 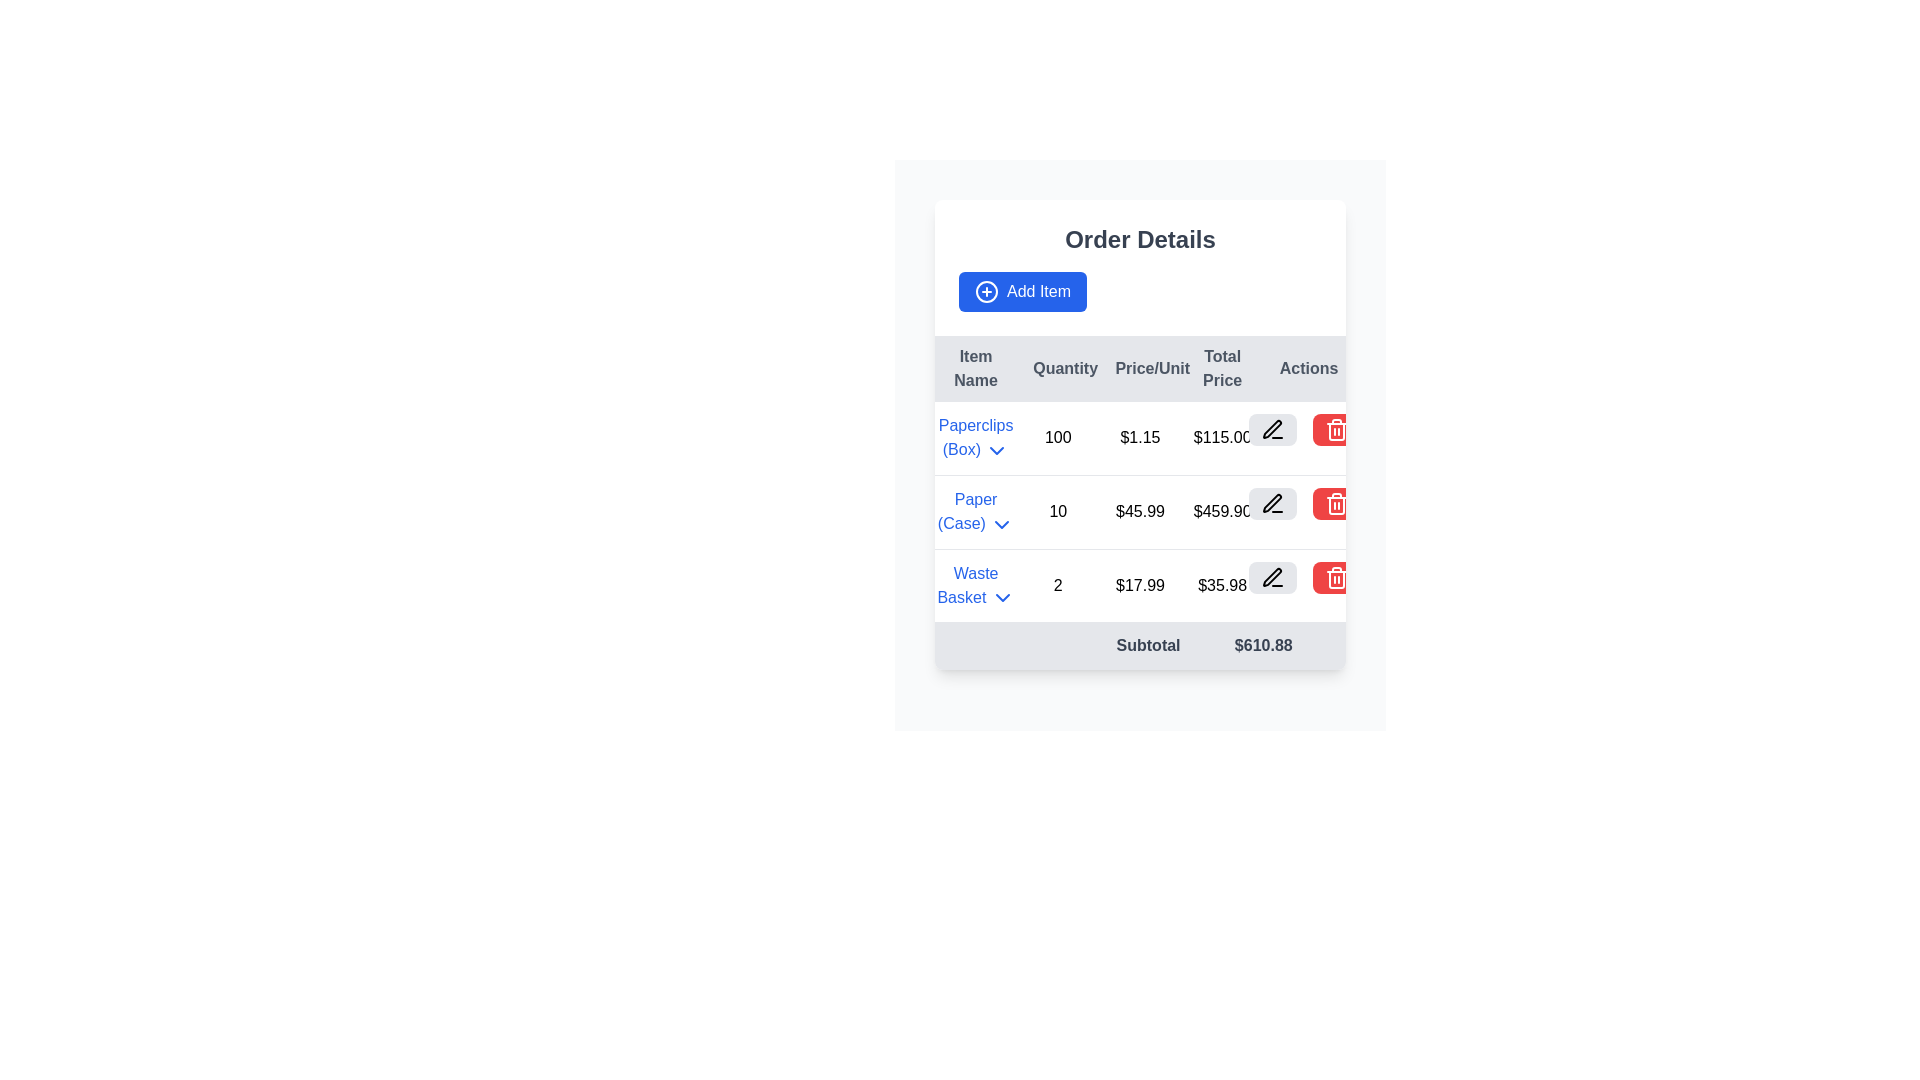 I want to click on the delete button located in the 'Actions' column of the table, so click(x=1336, y=502).